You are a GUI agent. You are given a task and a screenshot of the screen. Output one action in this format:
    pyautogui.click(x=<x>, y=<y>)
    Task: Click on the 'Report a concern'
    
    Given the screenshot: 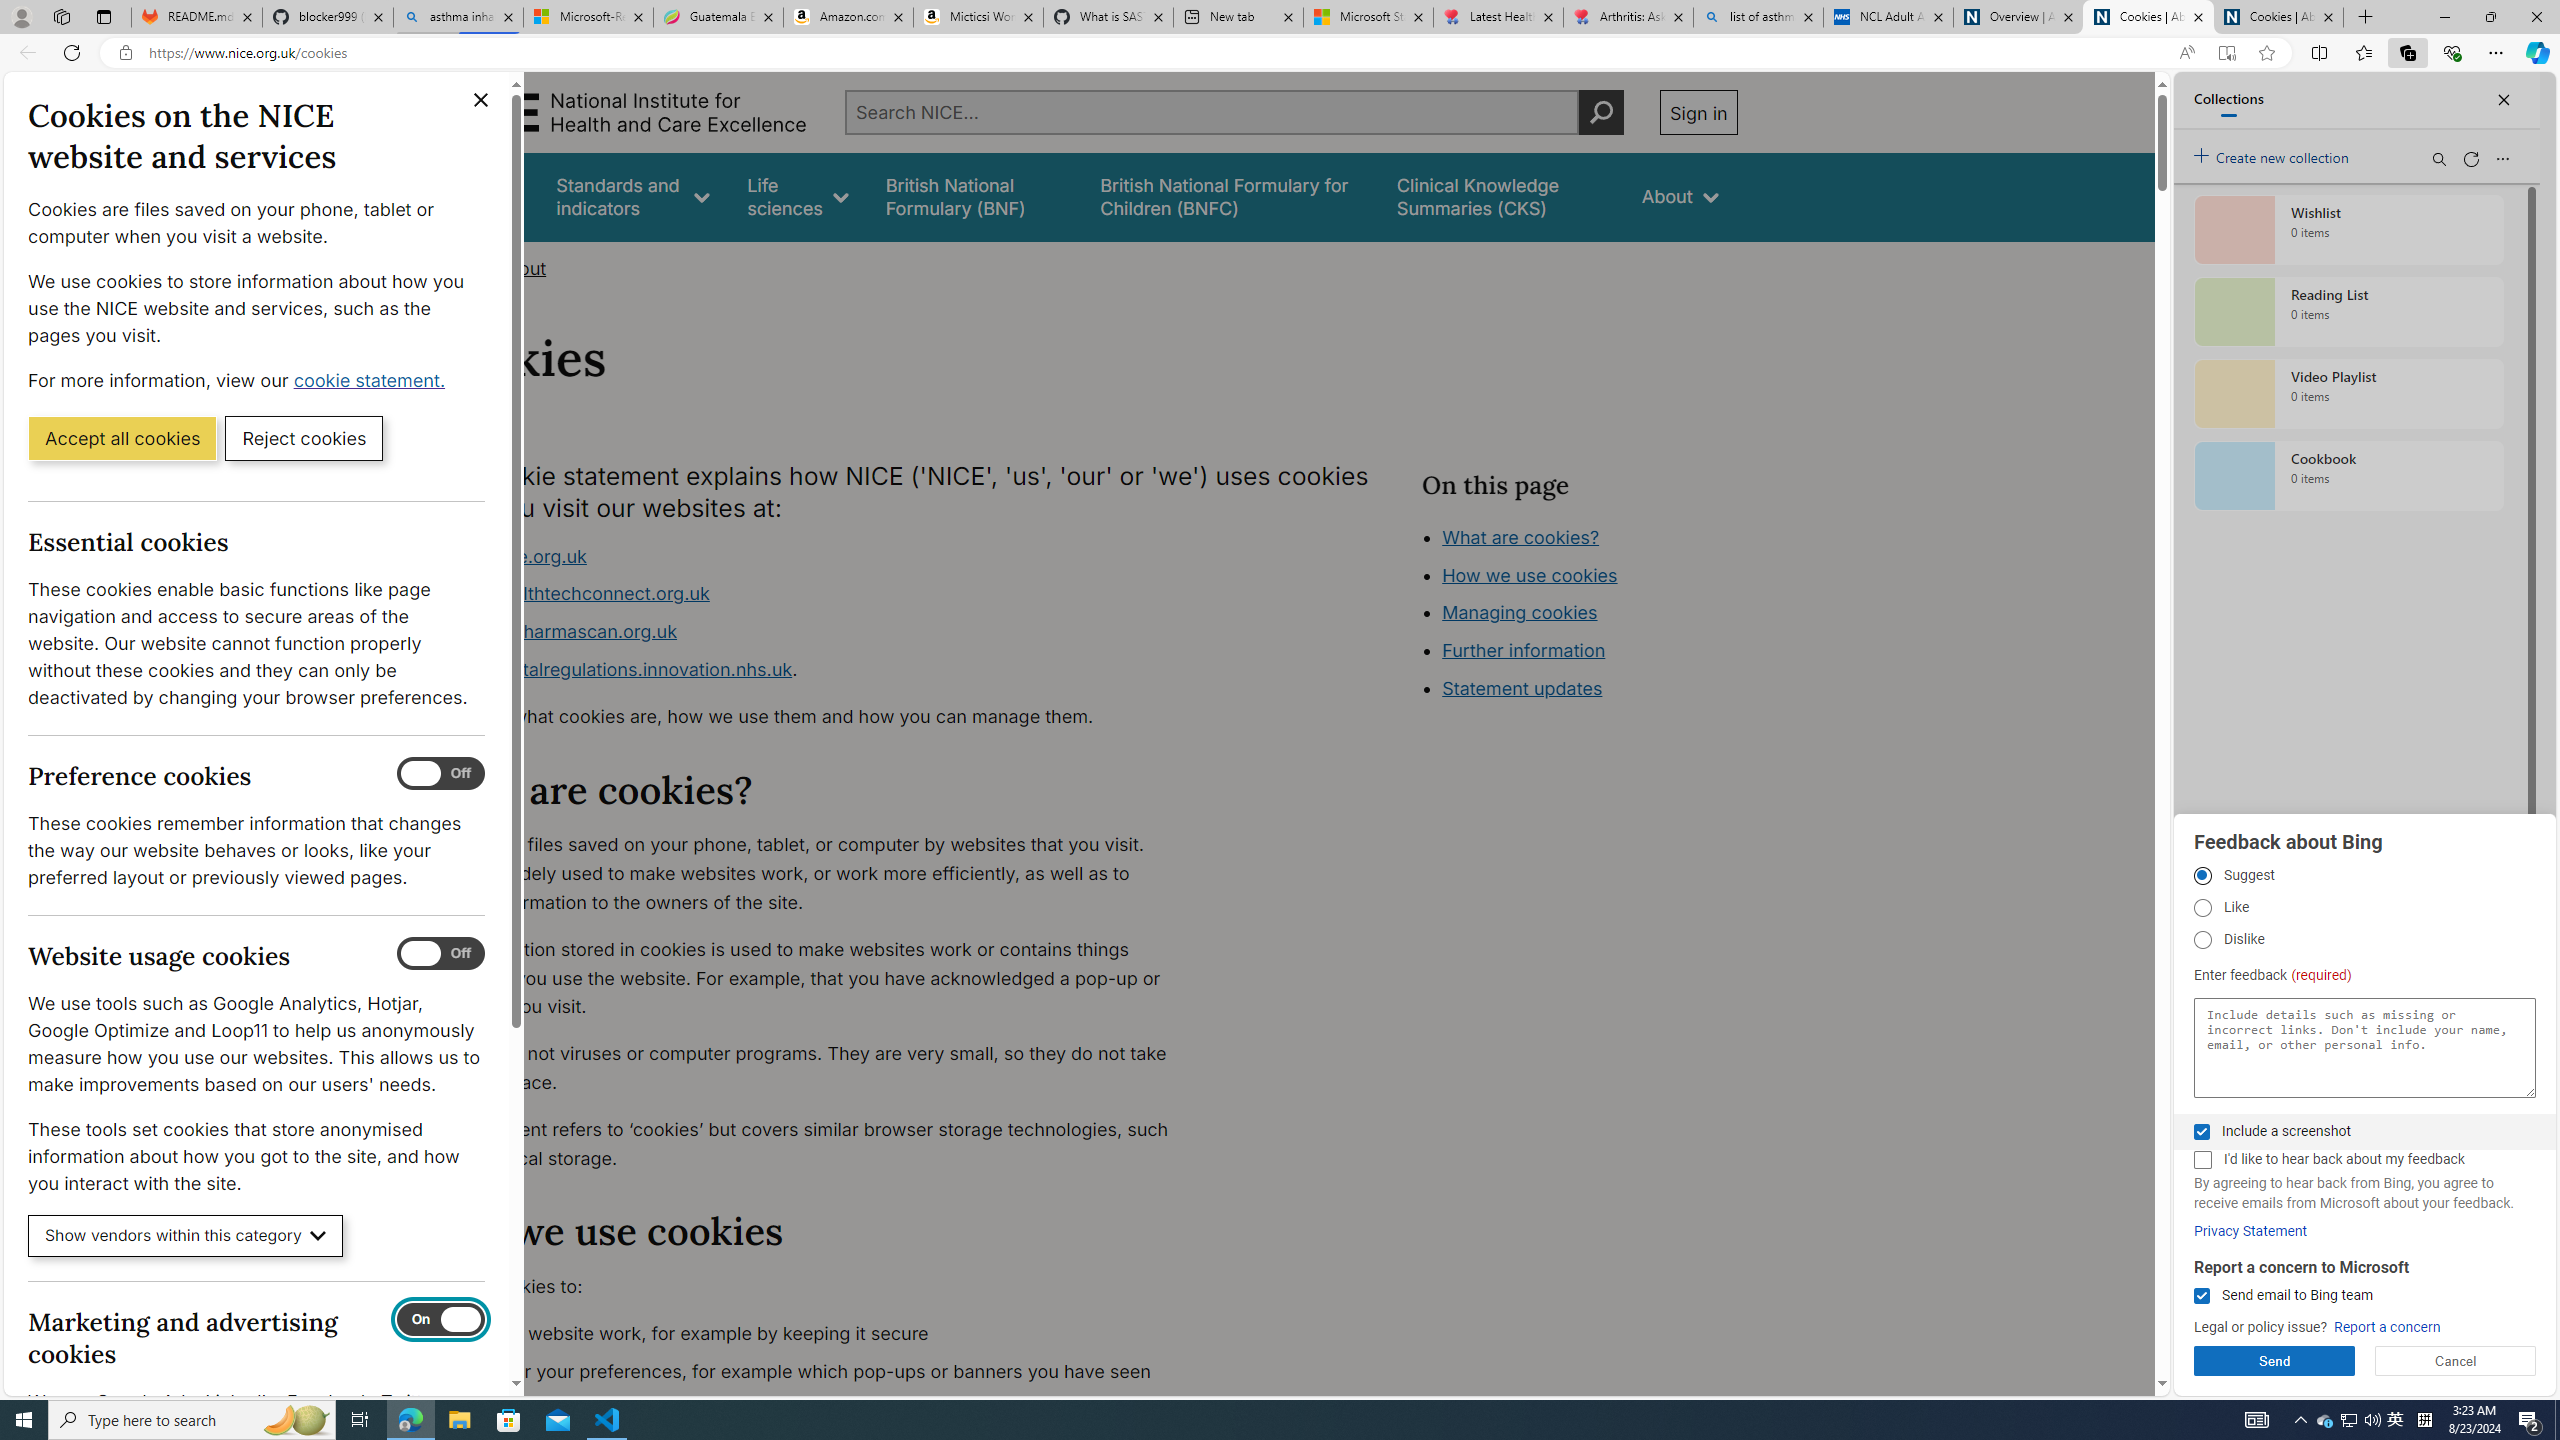 What is the action you would take?
    pyautogui.click(x=2388, y=1326)
    